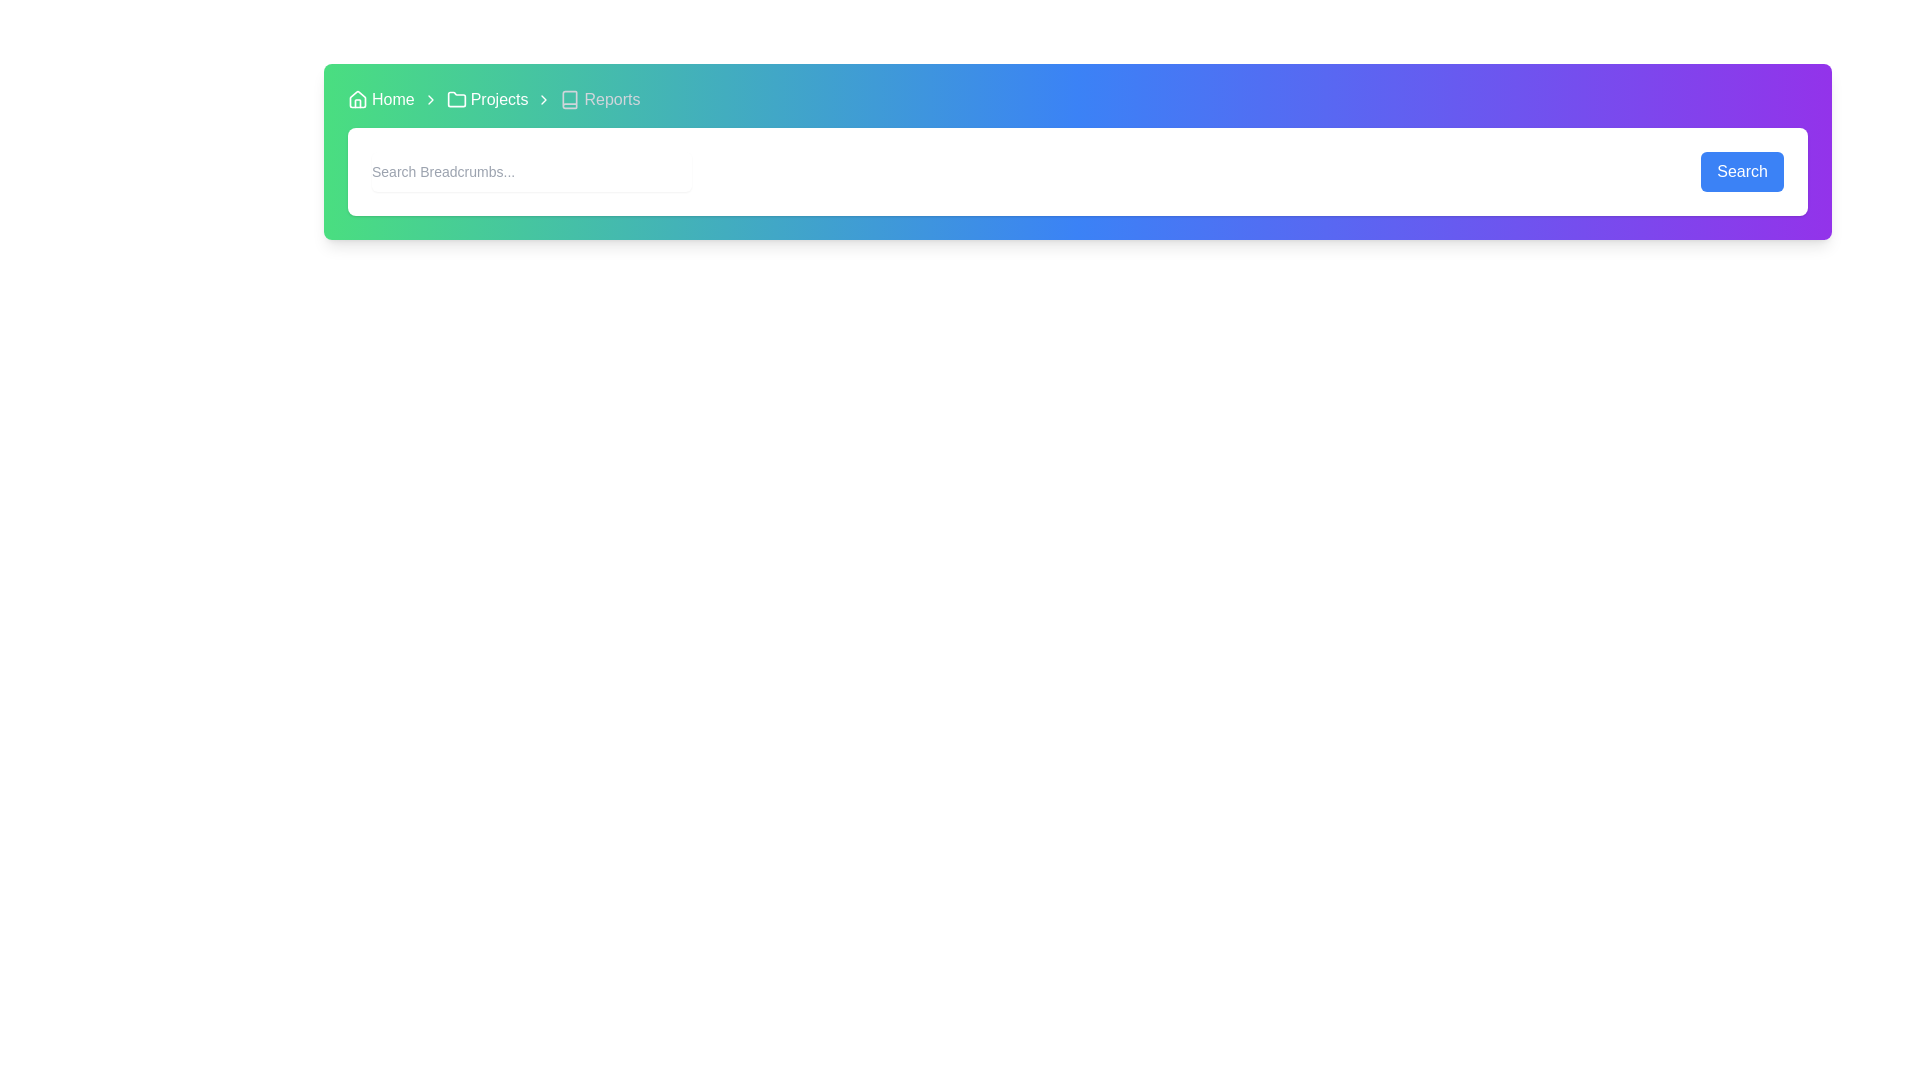  I want to click on the 'Reports' icon in the breadcrumb navigation bar, which is an SVG vector graphic positioned to the right of the folder icon, so click(569, 100).